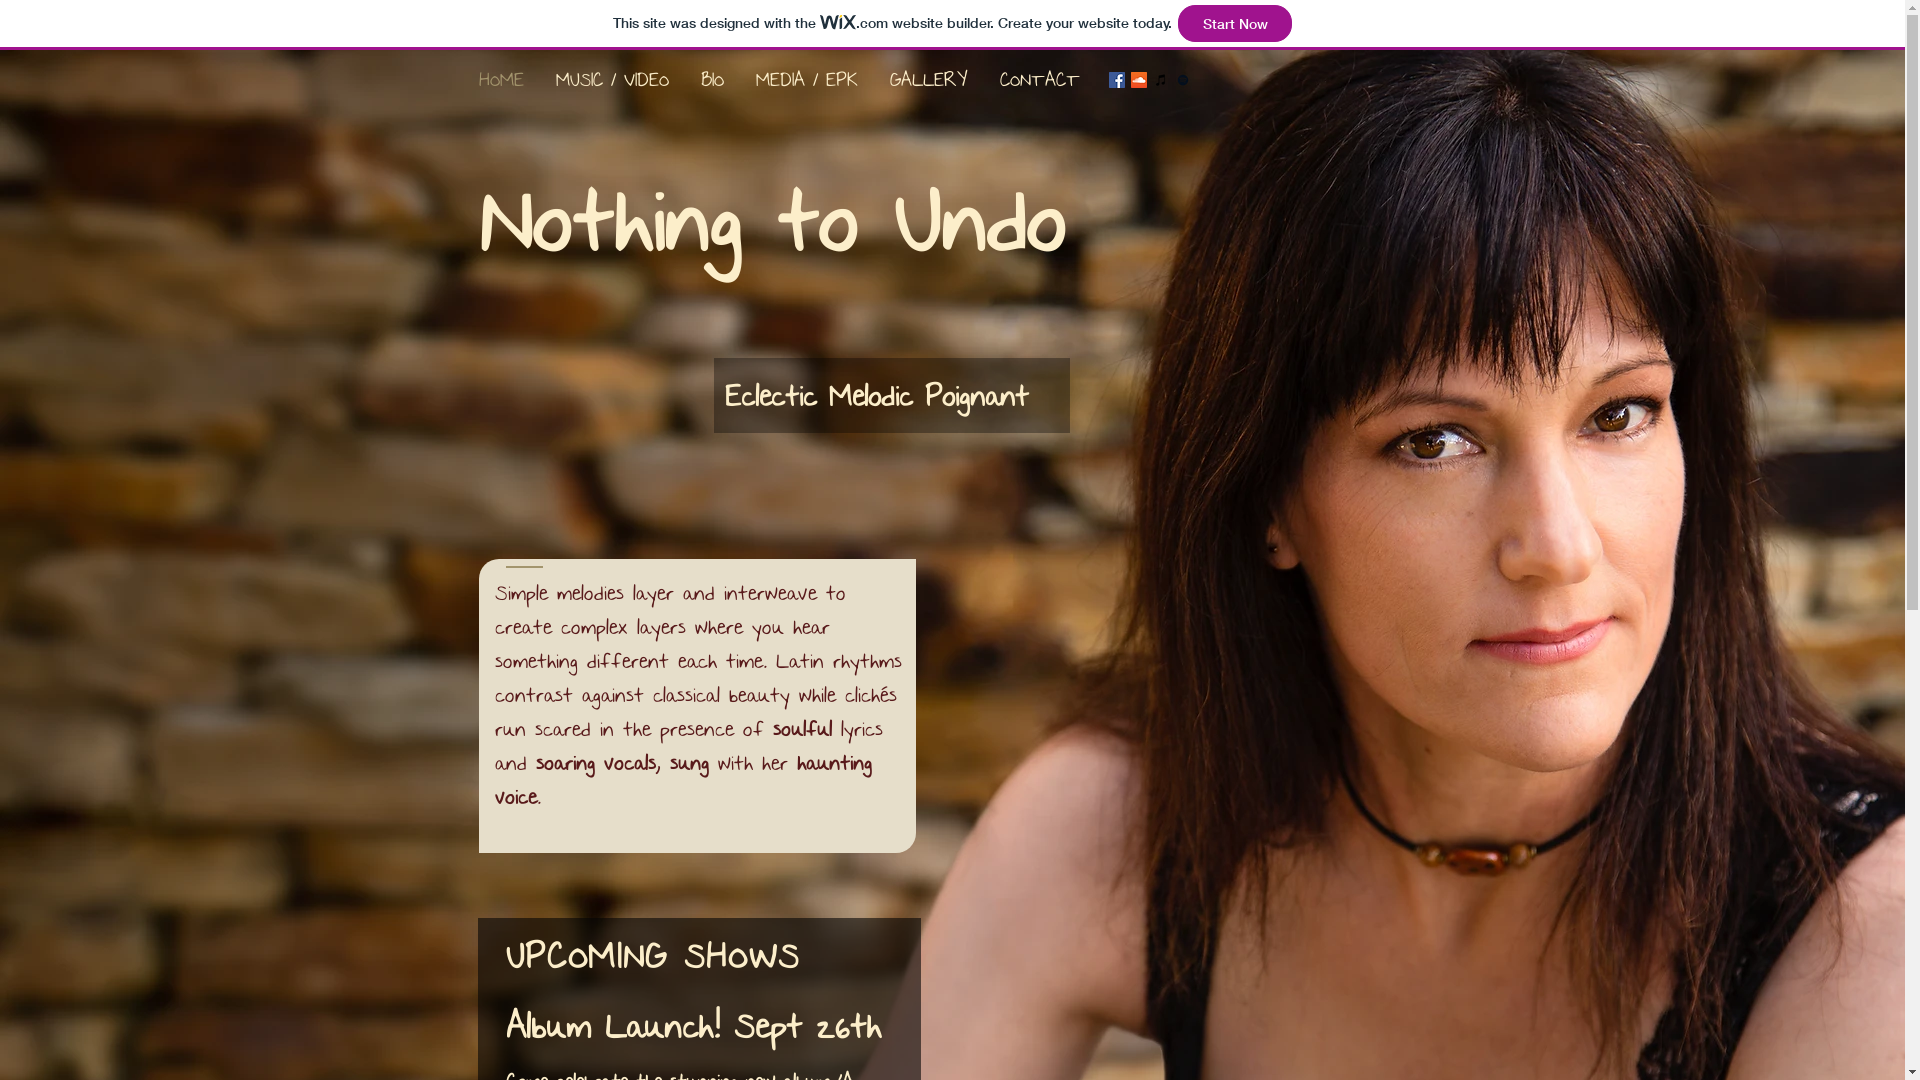  I want to click on 'UPCOMING SHOWS', so click(653, 955).